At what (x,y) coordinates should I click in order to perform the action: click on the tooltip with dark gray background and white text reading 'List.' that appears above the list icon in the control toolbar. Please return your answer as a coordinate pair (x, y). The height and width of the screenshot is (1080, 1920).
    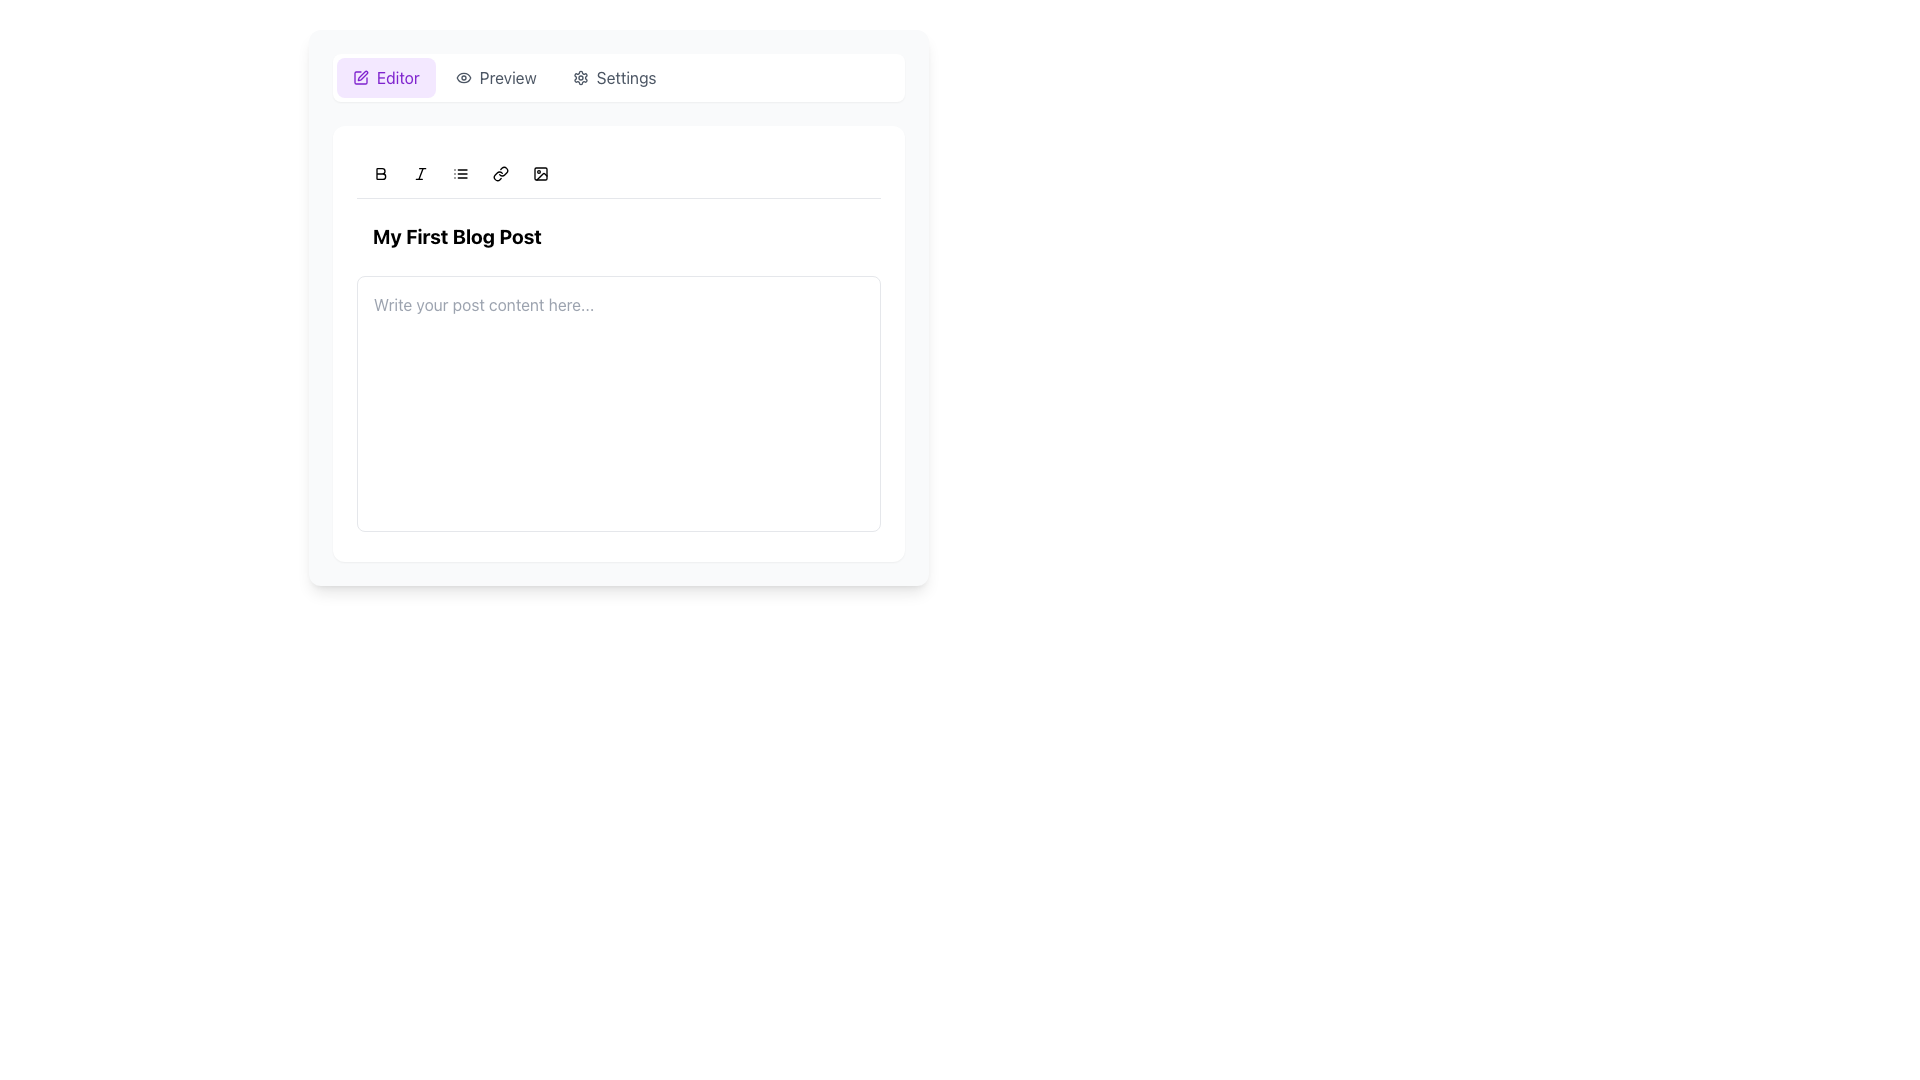
    Looking at the image, I should click on (462, 161).